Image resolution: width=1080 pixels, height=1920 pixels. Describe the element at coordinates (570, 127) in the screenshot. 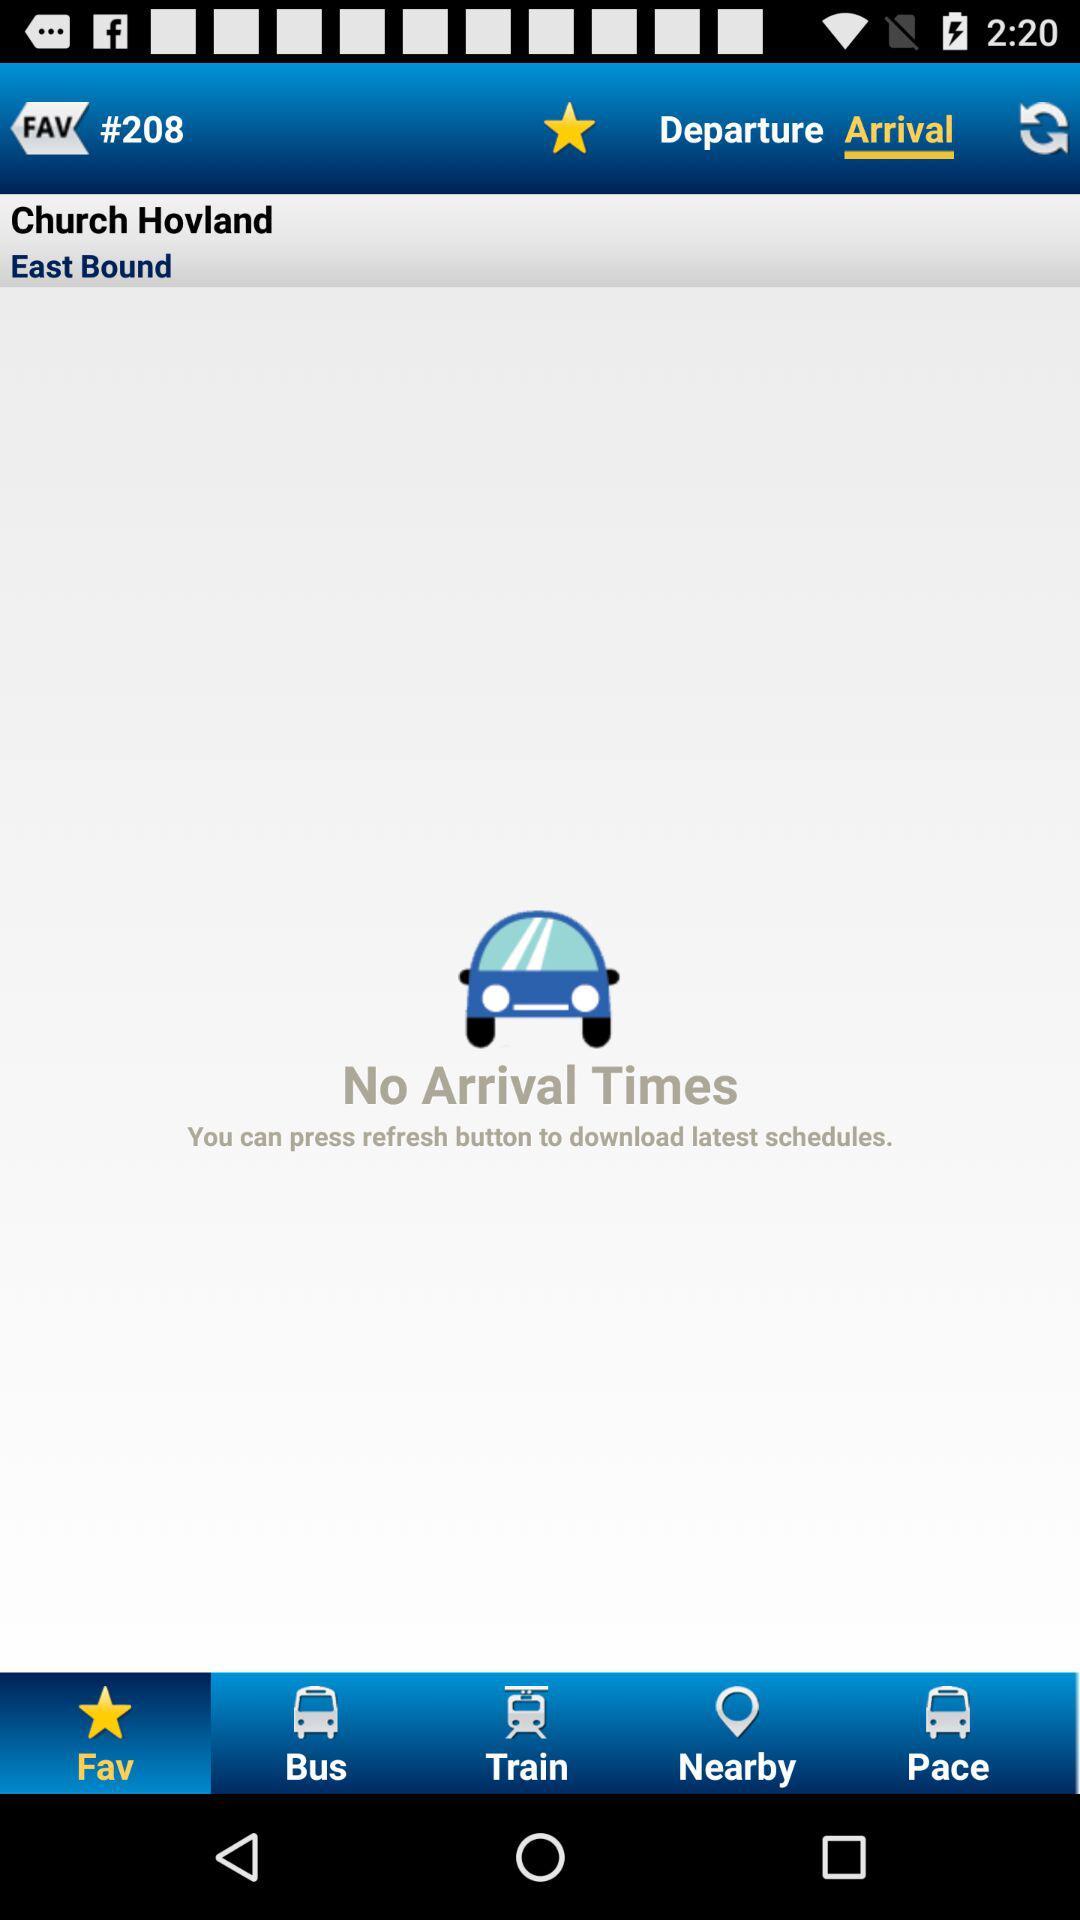

I see `the star present on the top` at that location.